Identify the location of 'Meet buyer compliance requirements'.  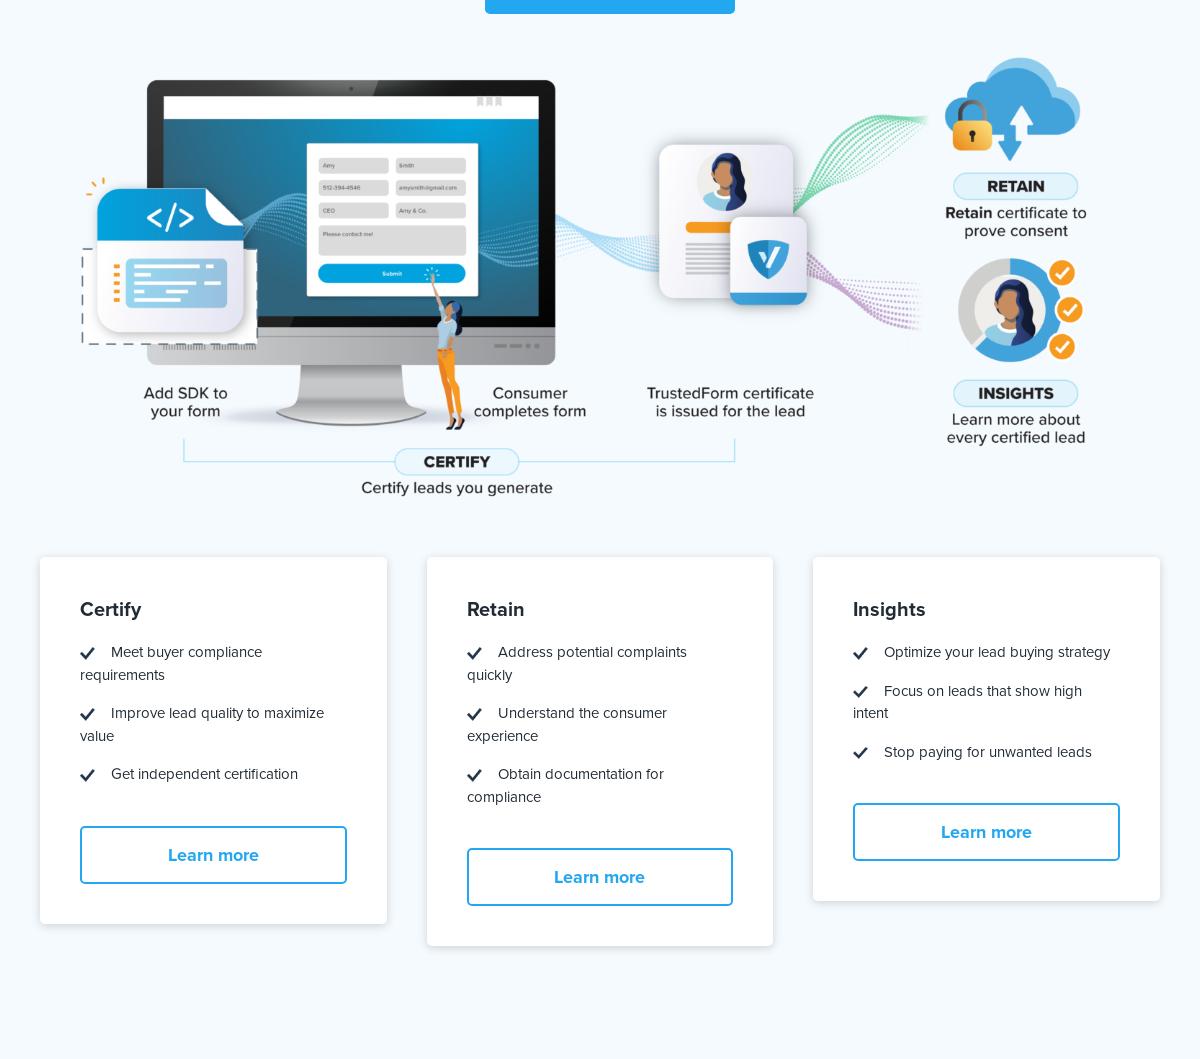
(169, 663).